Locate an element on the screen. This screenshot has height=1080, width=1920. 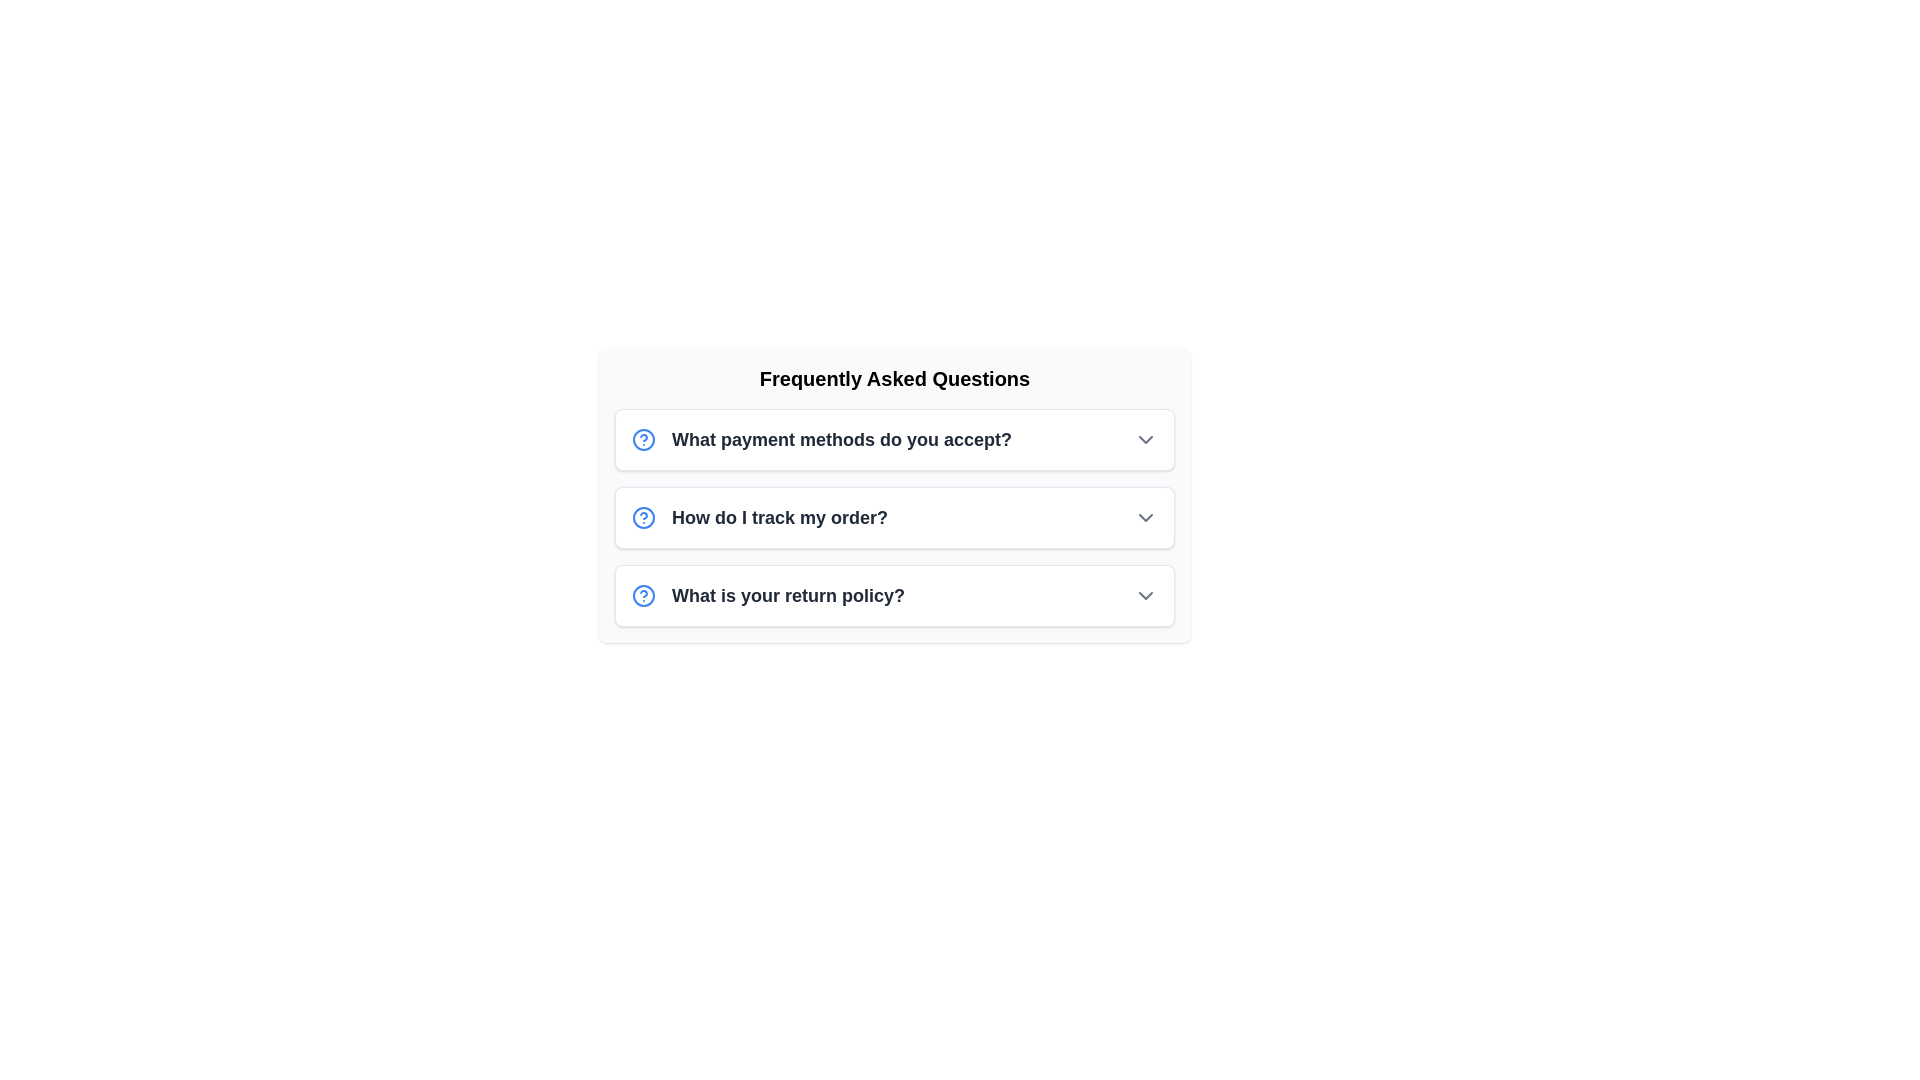
the circular blue icon with a question mark and dot below it, located to the left of the text 'What is your return policy.' is located at coordinates (643, 595).